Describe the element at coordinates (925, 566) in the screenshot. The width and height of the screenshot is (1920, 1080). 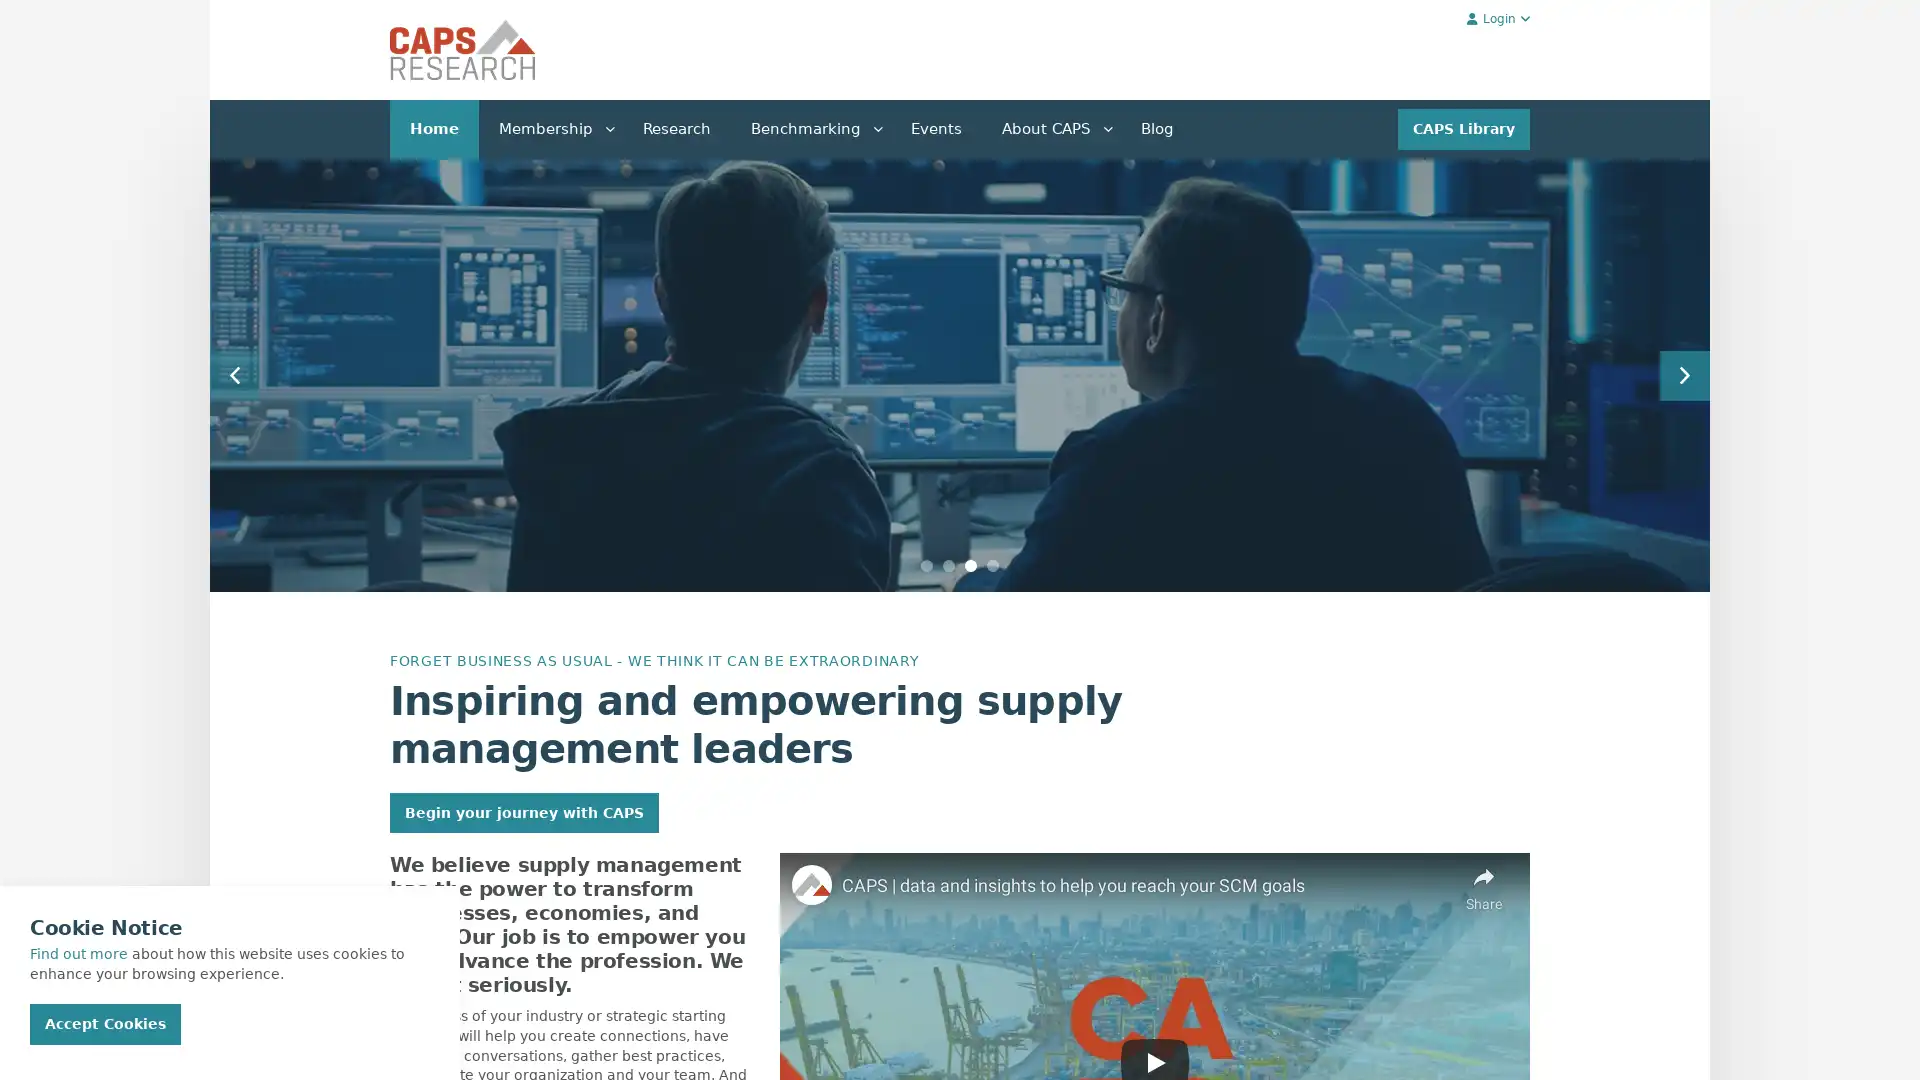
I see `1` at that location.